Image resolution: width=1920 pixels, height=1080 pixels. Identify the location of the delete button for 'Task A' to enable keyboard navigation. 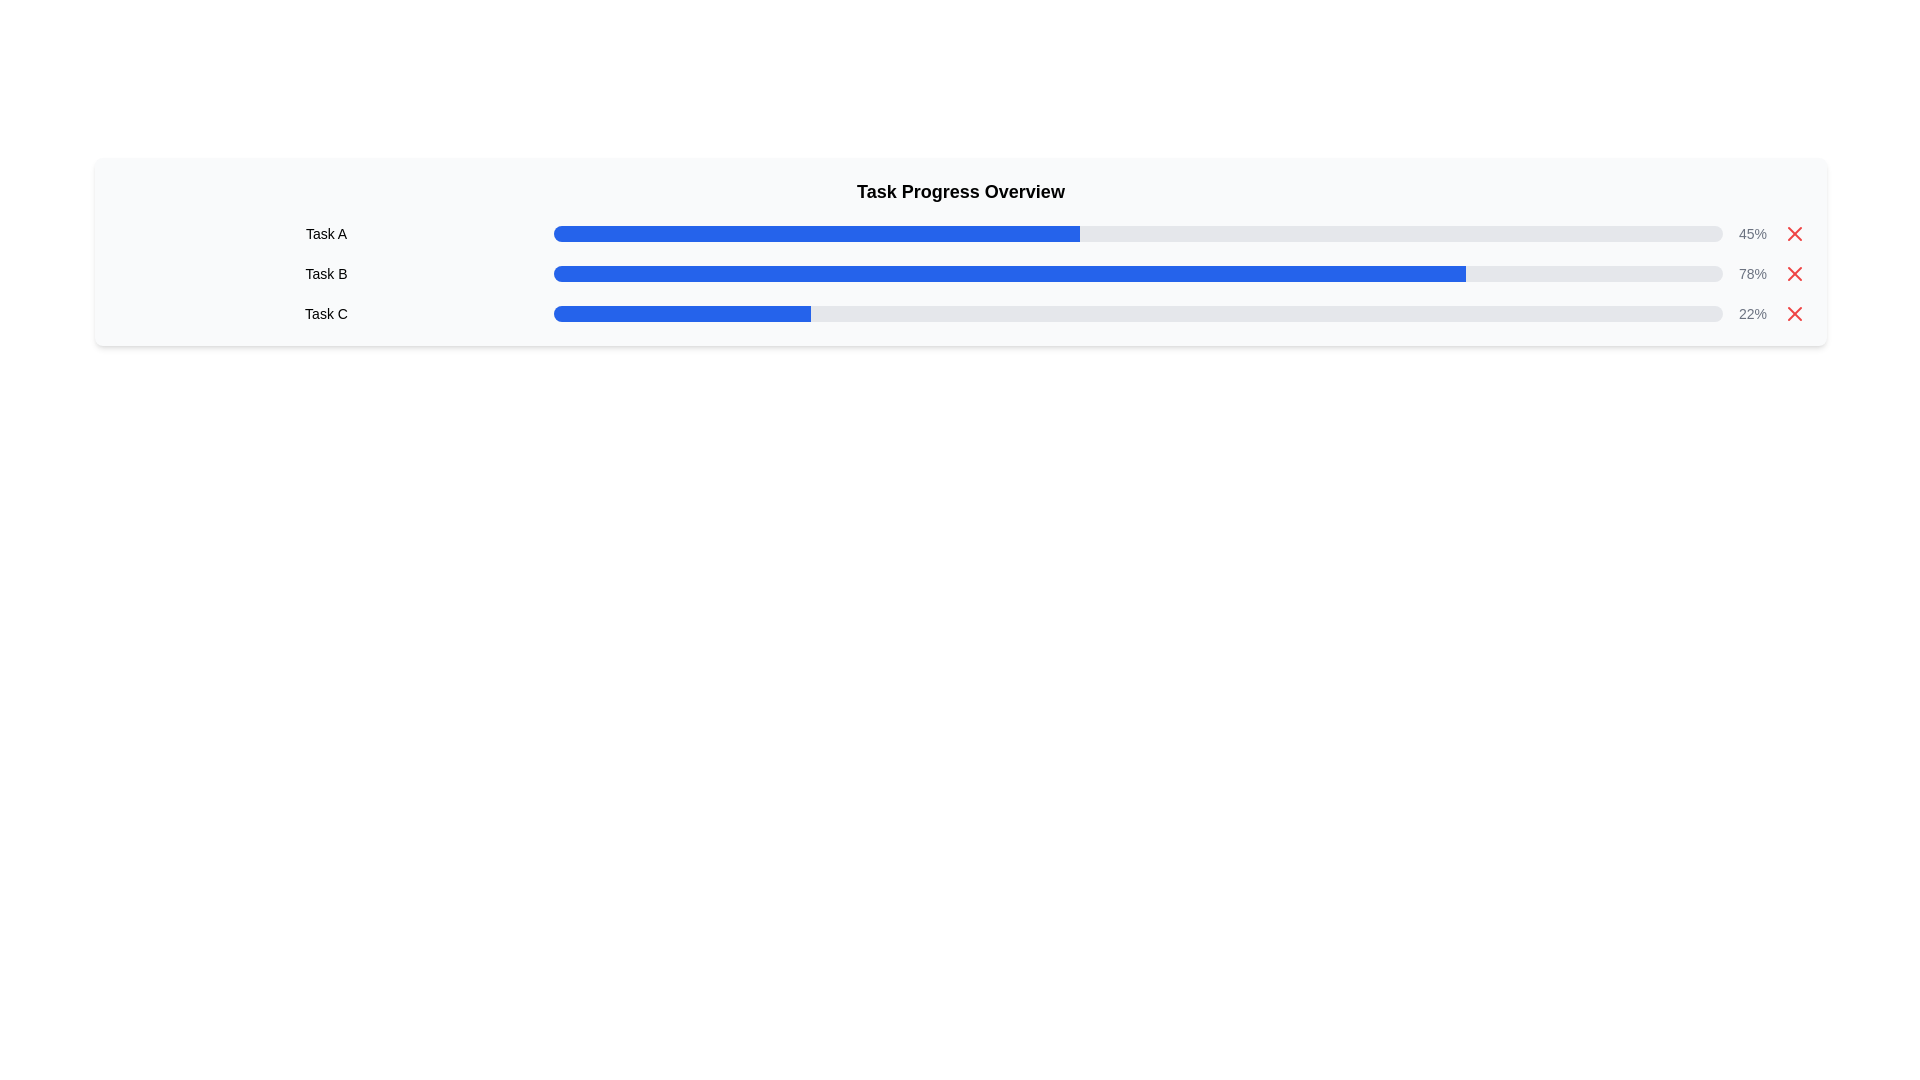
(1795, 233).